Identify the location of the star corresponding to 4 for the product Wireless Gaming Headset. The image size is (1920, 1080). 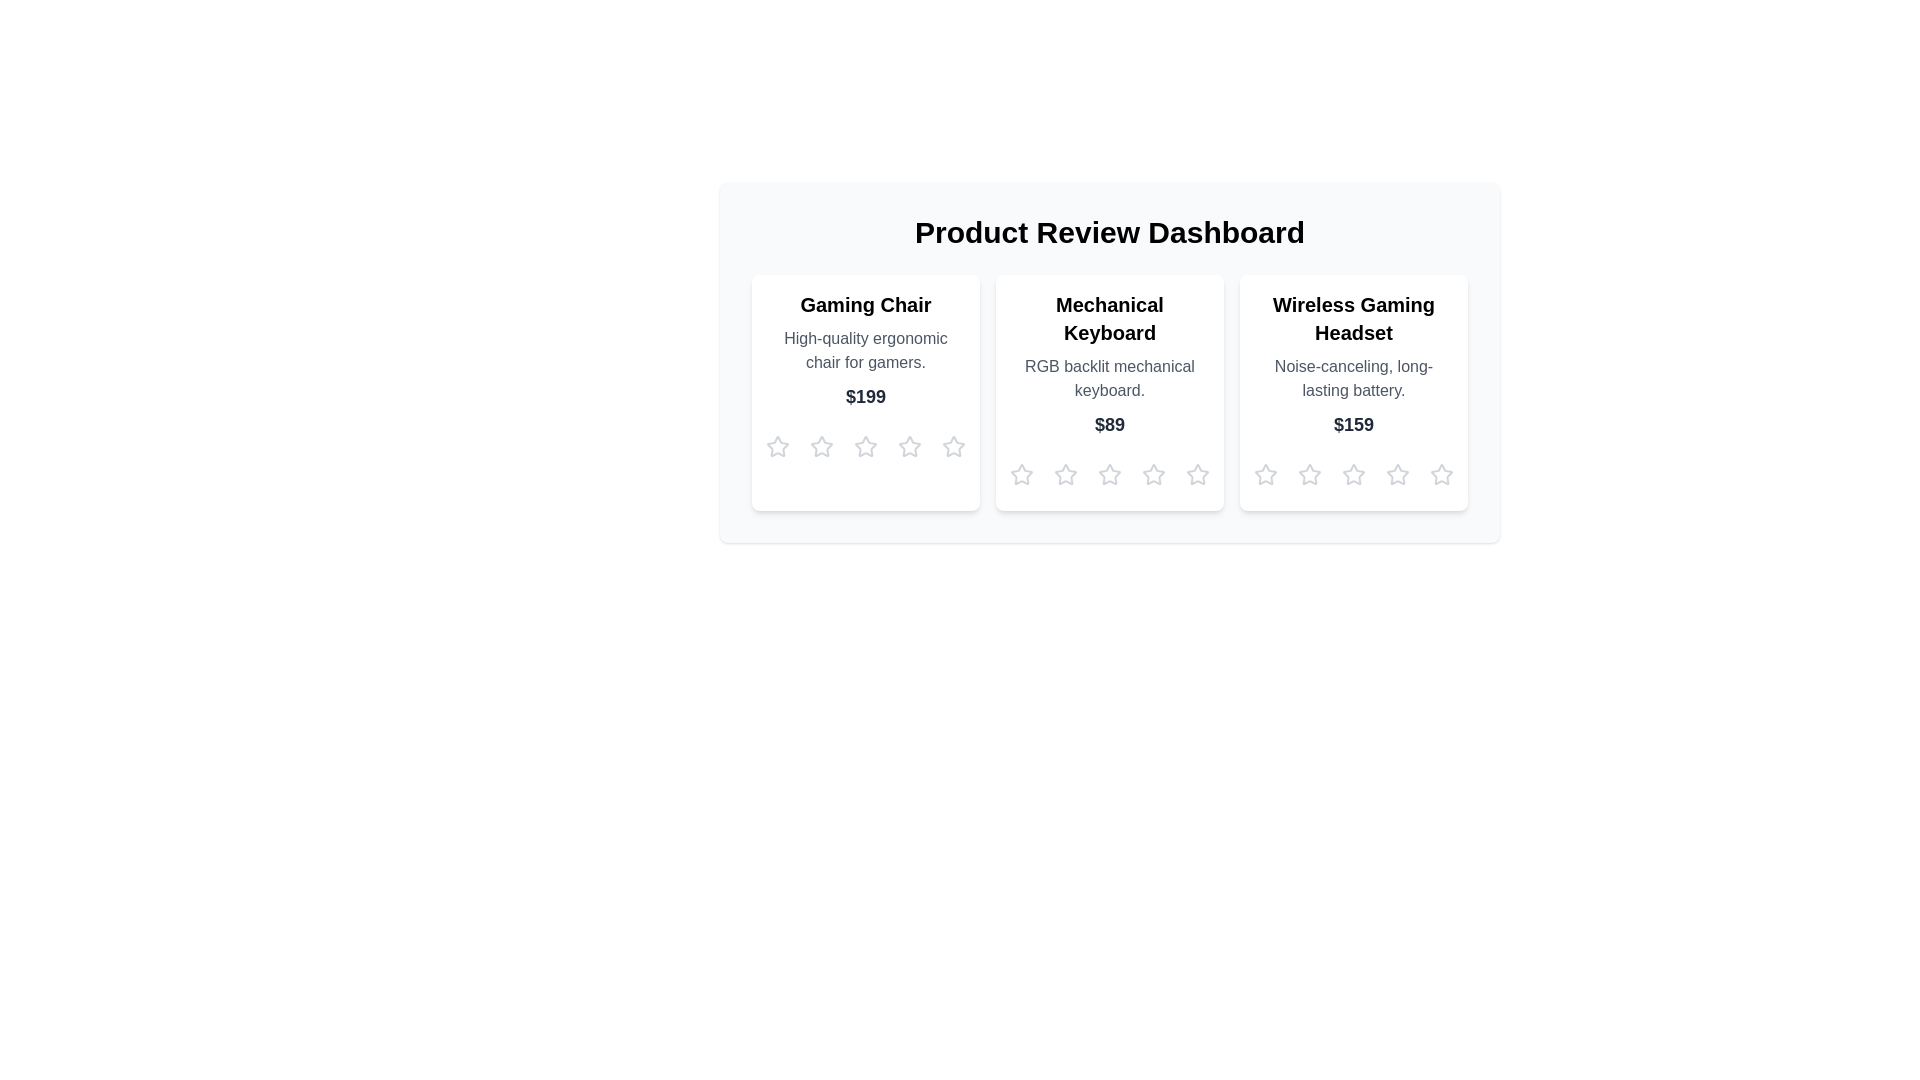
(1396, 474).